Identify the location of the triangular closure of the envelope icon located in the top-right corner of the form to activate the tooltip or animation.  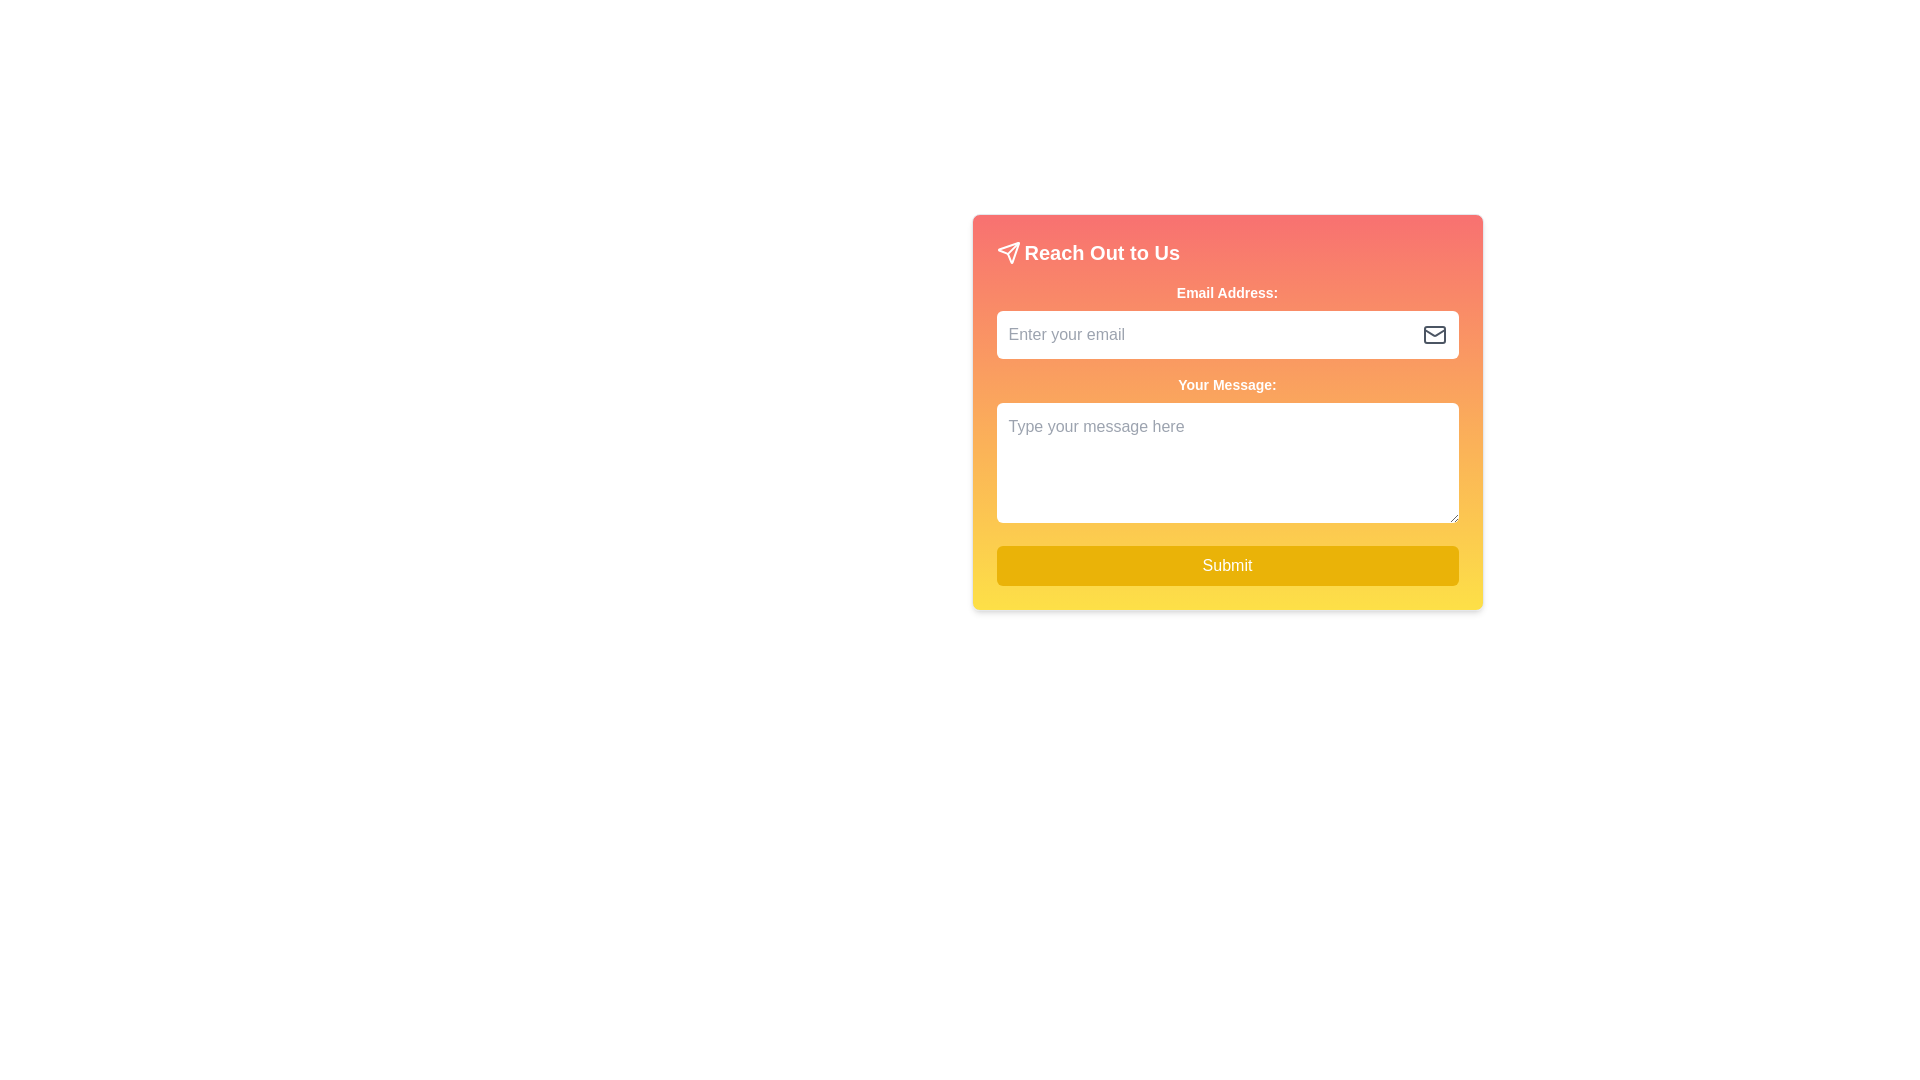
(1433, 331).